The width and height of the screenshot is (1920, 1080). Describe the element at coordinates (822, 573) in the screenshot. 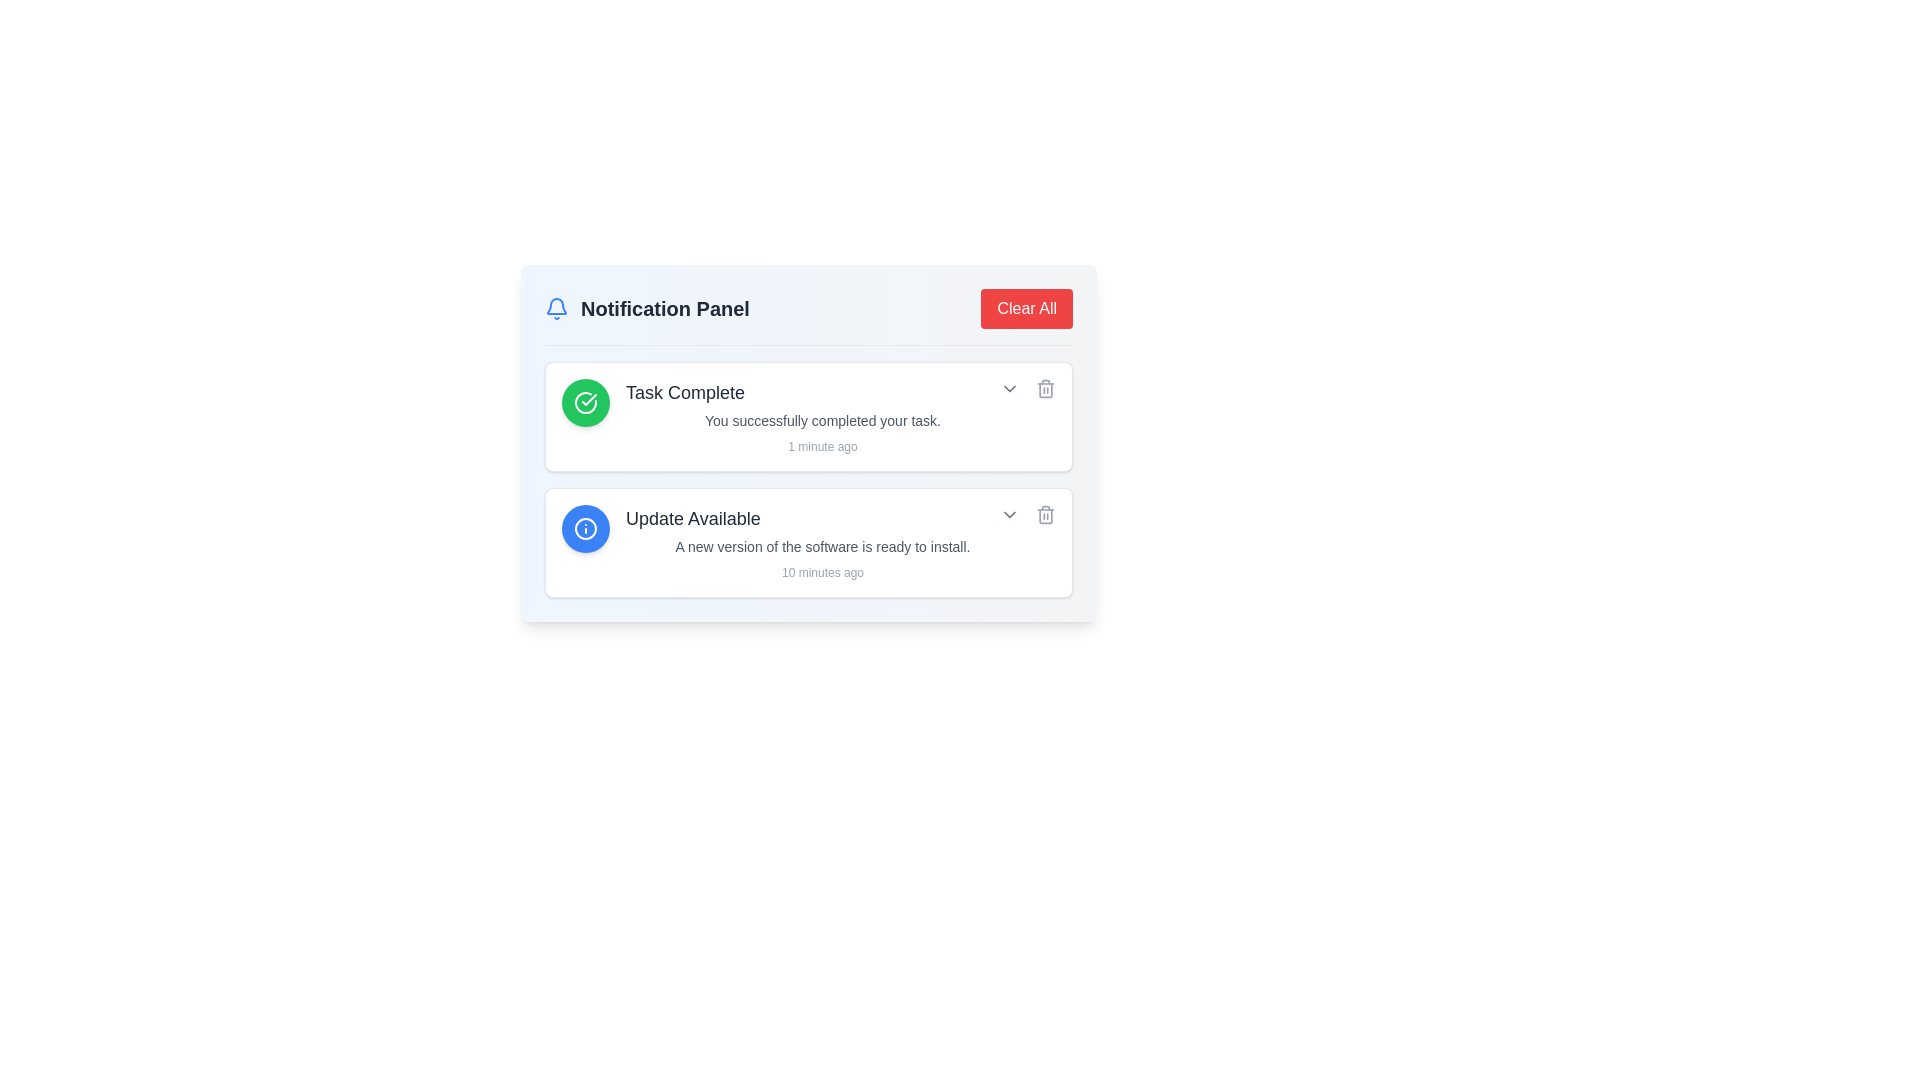

I see `time information displayed in the small text label that says '10 minutes ago', which is positioned below the notification message in the 'Update Available' notification panel` at that location.